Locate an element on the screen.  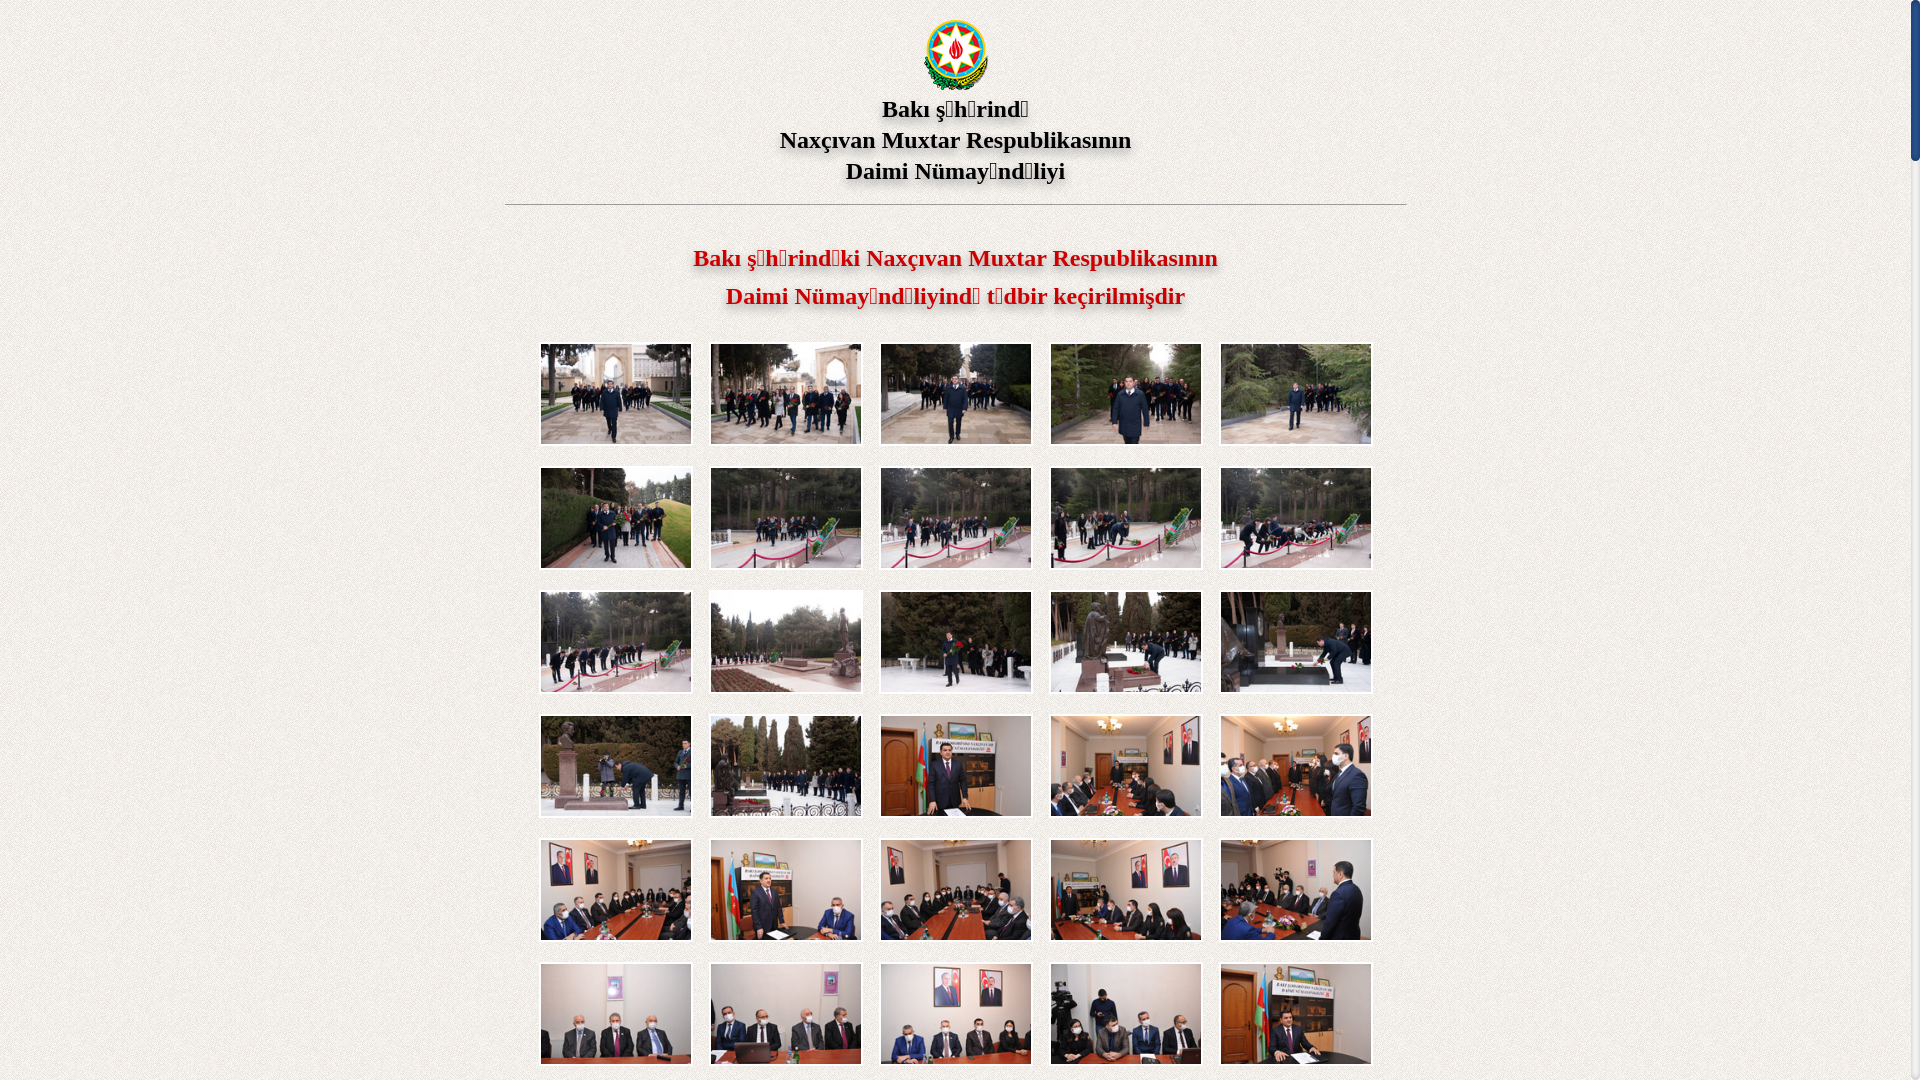
'Click to enlarge' is located at coordinates (1124, 516).